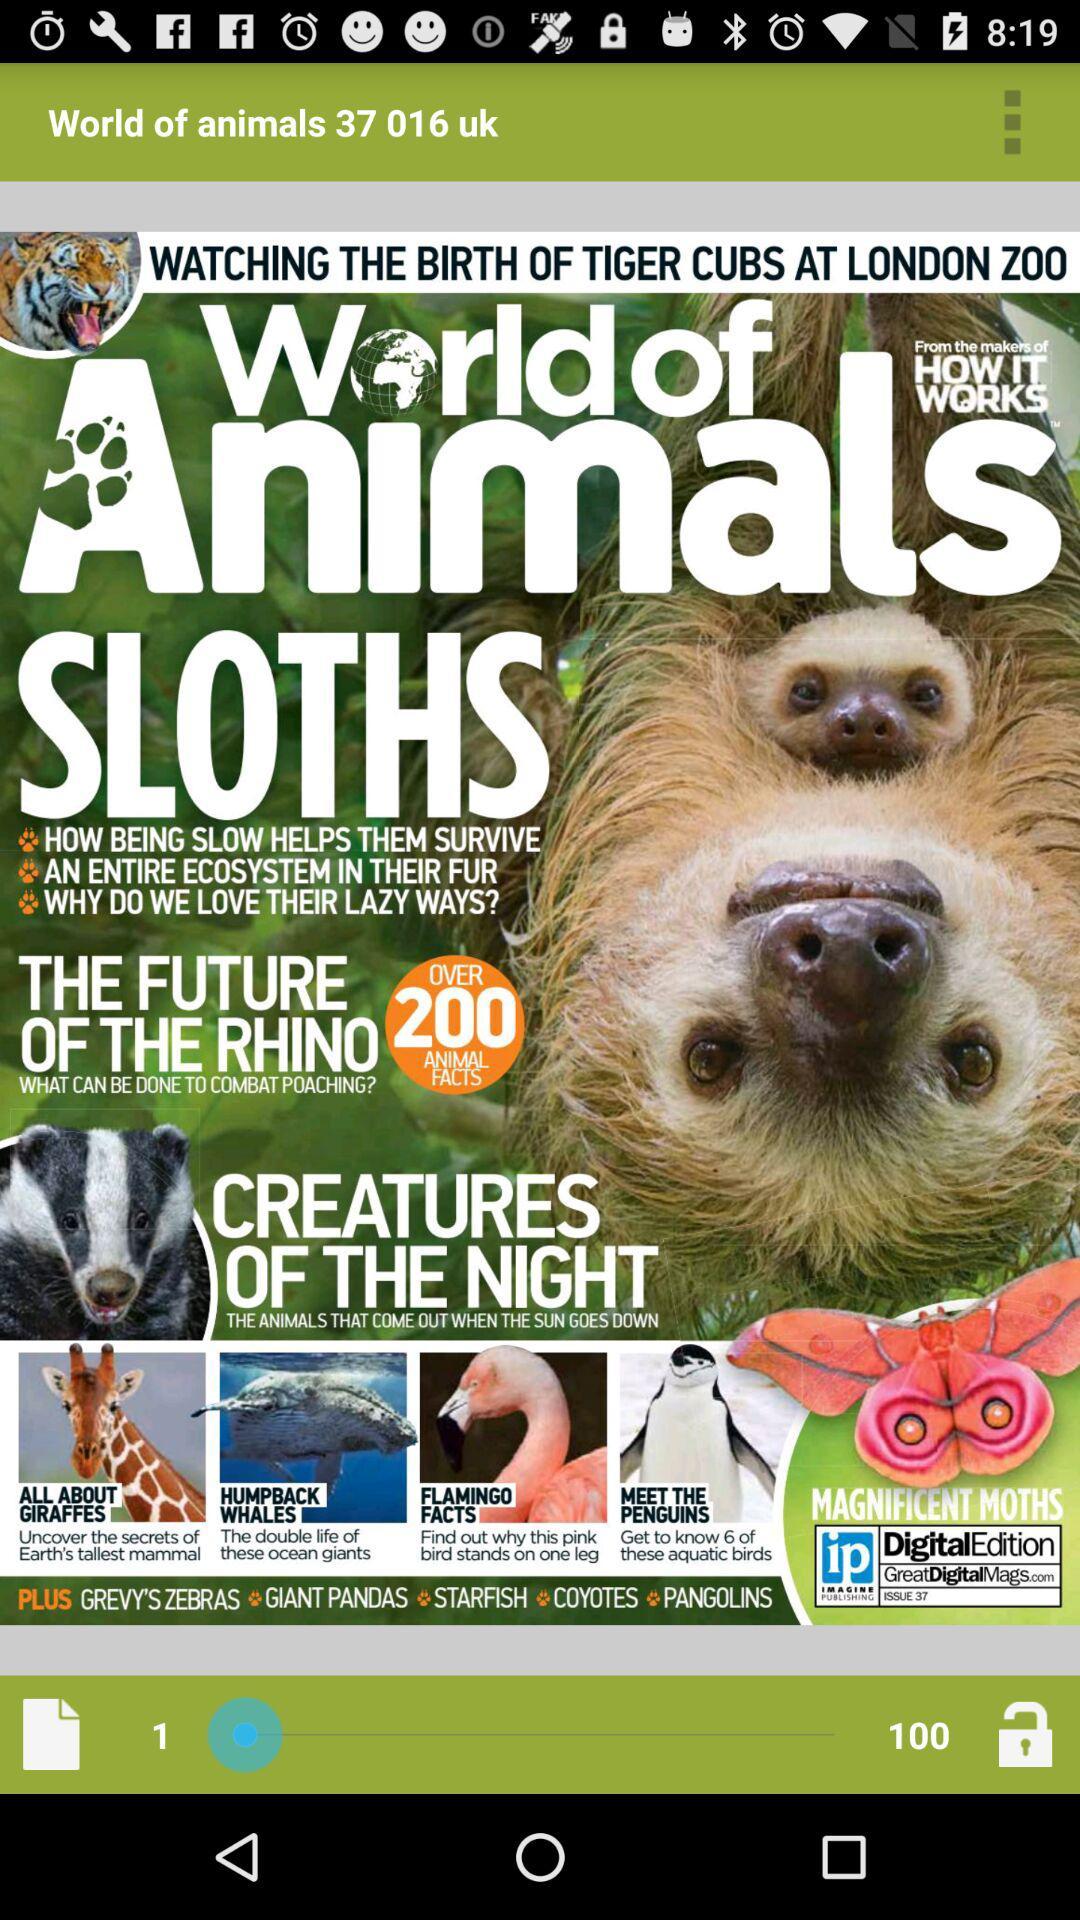  Describe the element at coordinates (1012, 121) in the screenshot. I see `go settings` at that location.